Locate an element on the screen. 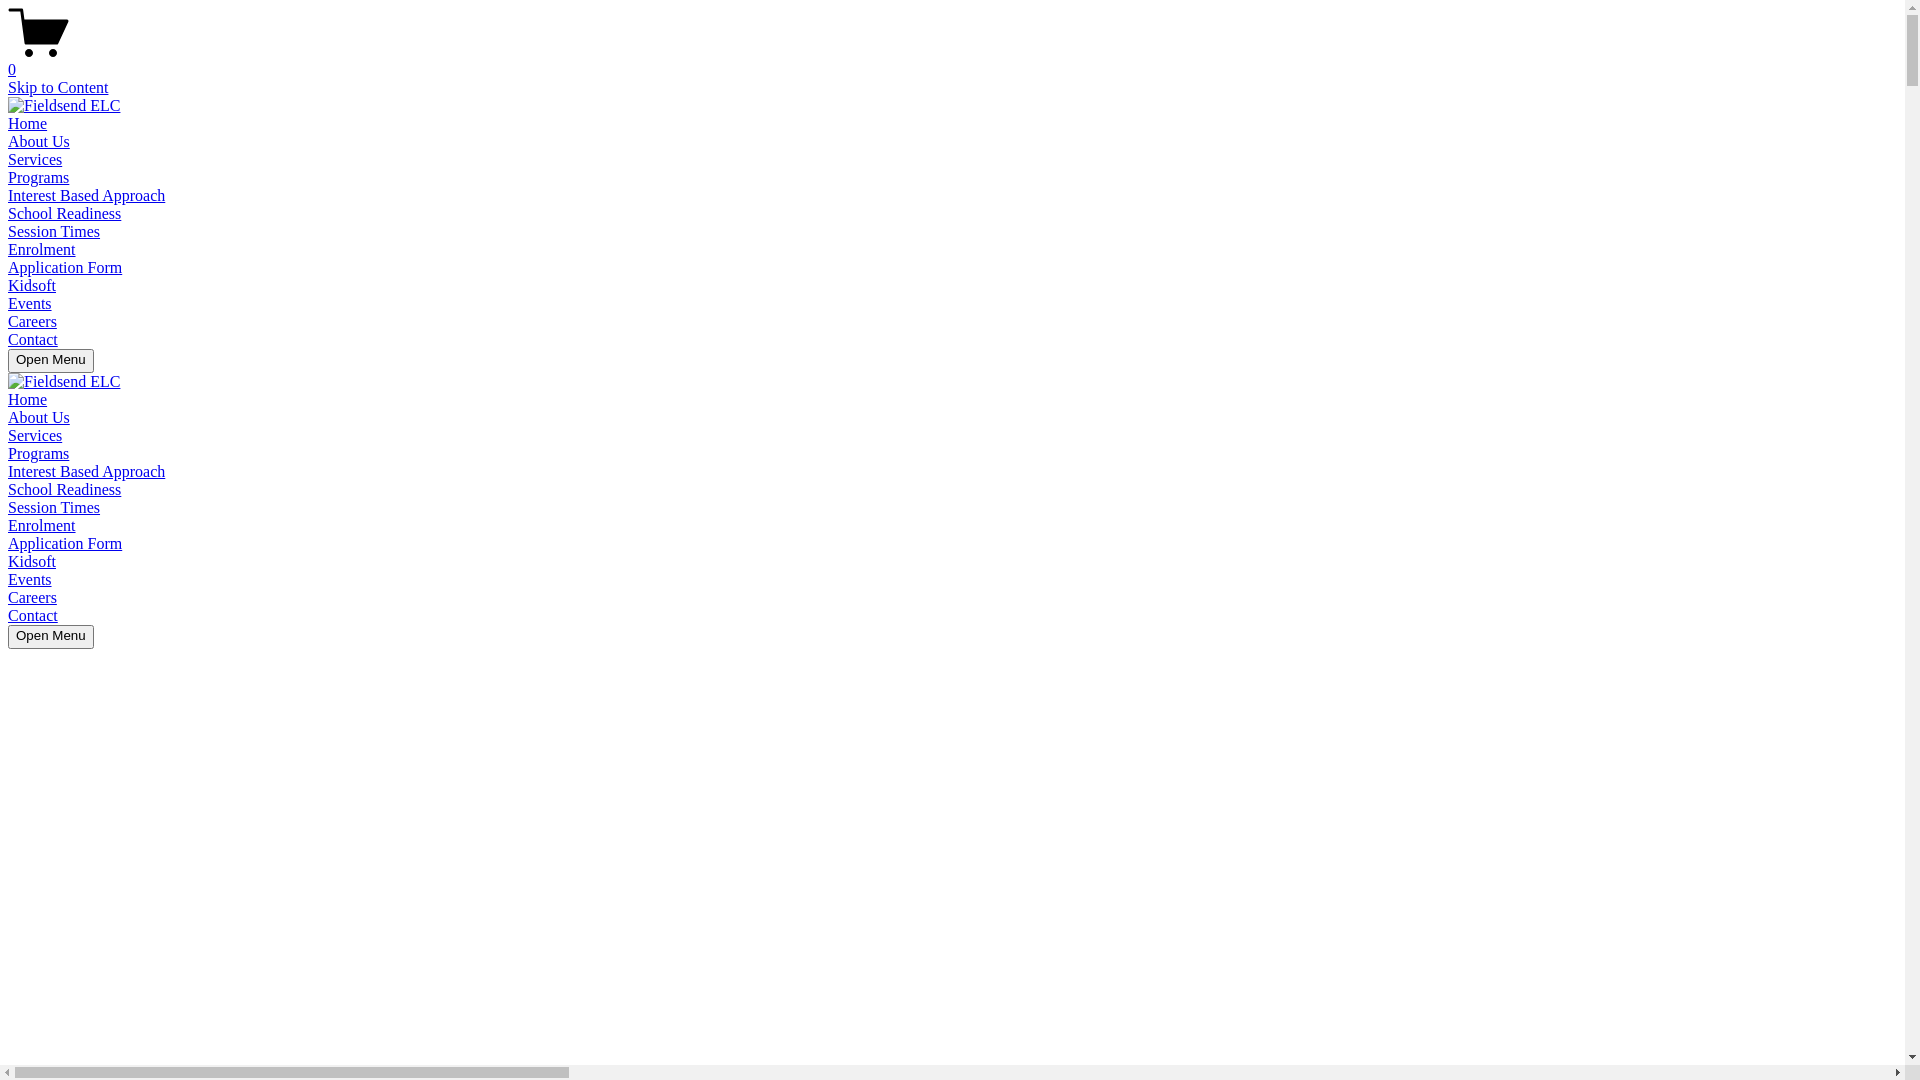 This screenshot has width=1920, height=1080. 'Session Times' is located at coordinates (8, 230).